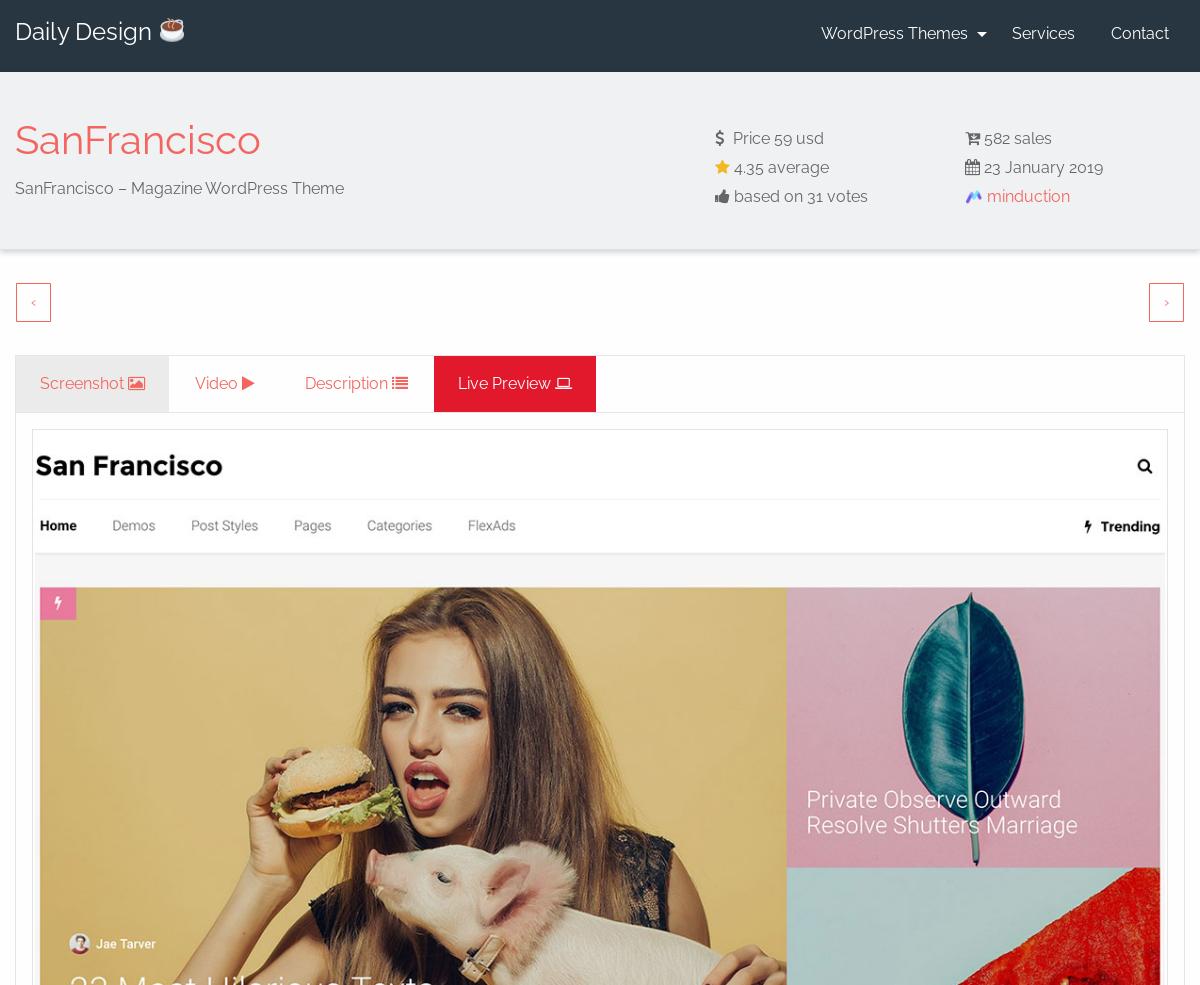  What do you see at coordinates (797, 195) in the screenshot?
I see `'based on 31 votes'` at bounding box center [797, 195].